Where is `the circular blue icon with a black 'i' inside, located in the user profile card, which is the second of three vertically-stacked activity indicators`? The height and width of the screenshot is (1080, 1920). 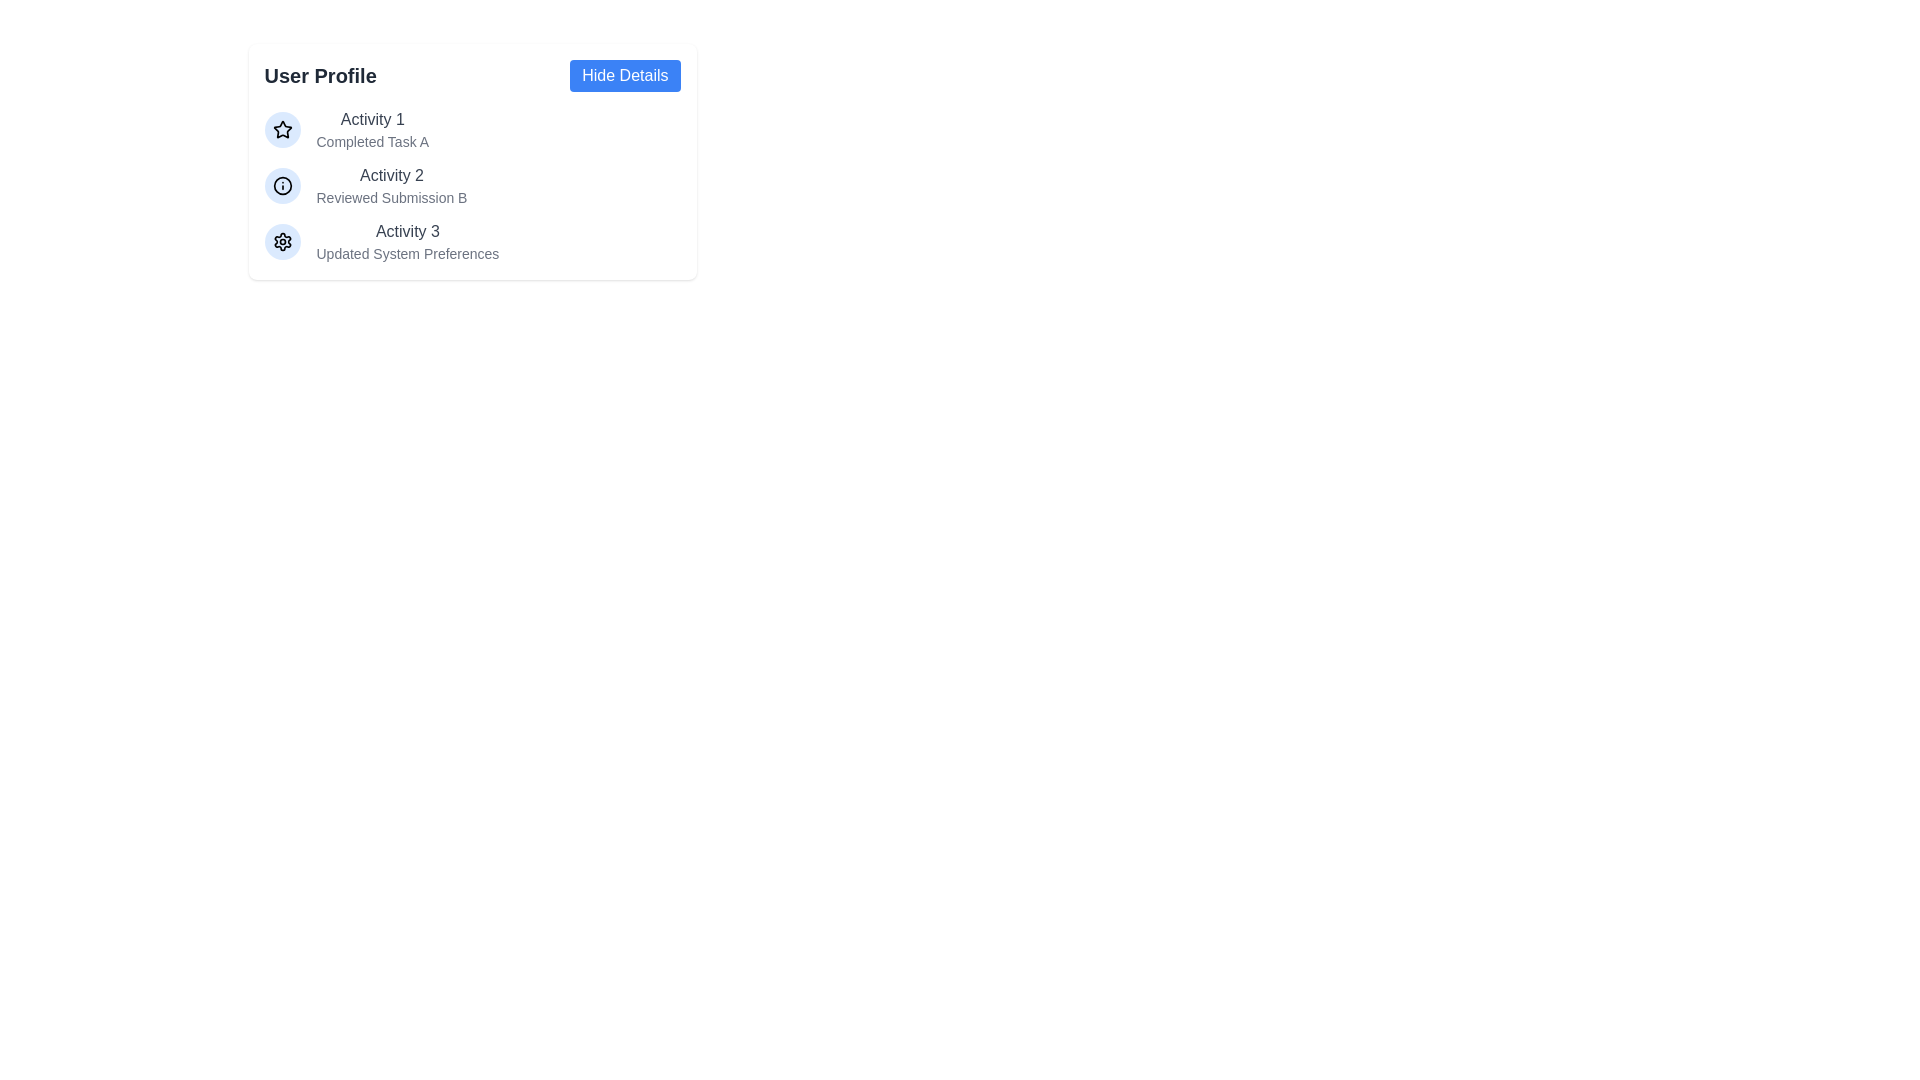
the circular blue icon with a black 'i' inside, located in the user profile card, which is the second of three vertically-stacked activity indicators is located at coordinates (281, 185).